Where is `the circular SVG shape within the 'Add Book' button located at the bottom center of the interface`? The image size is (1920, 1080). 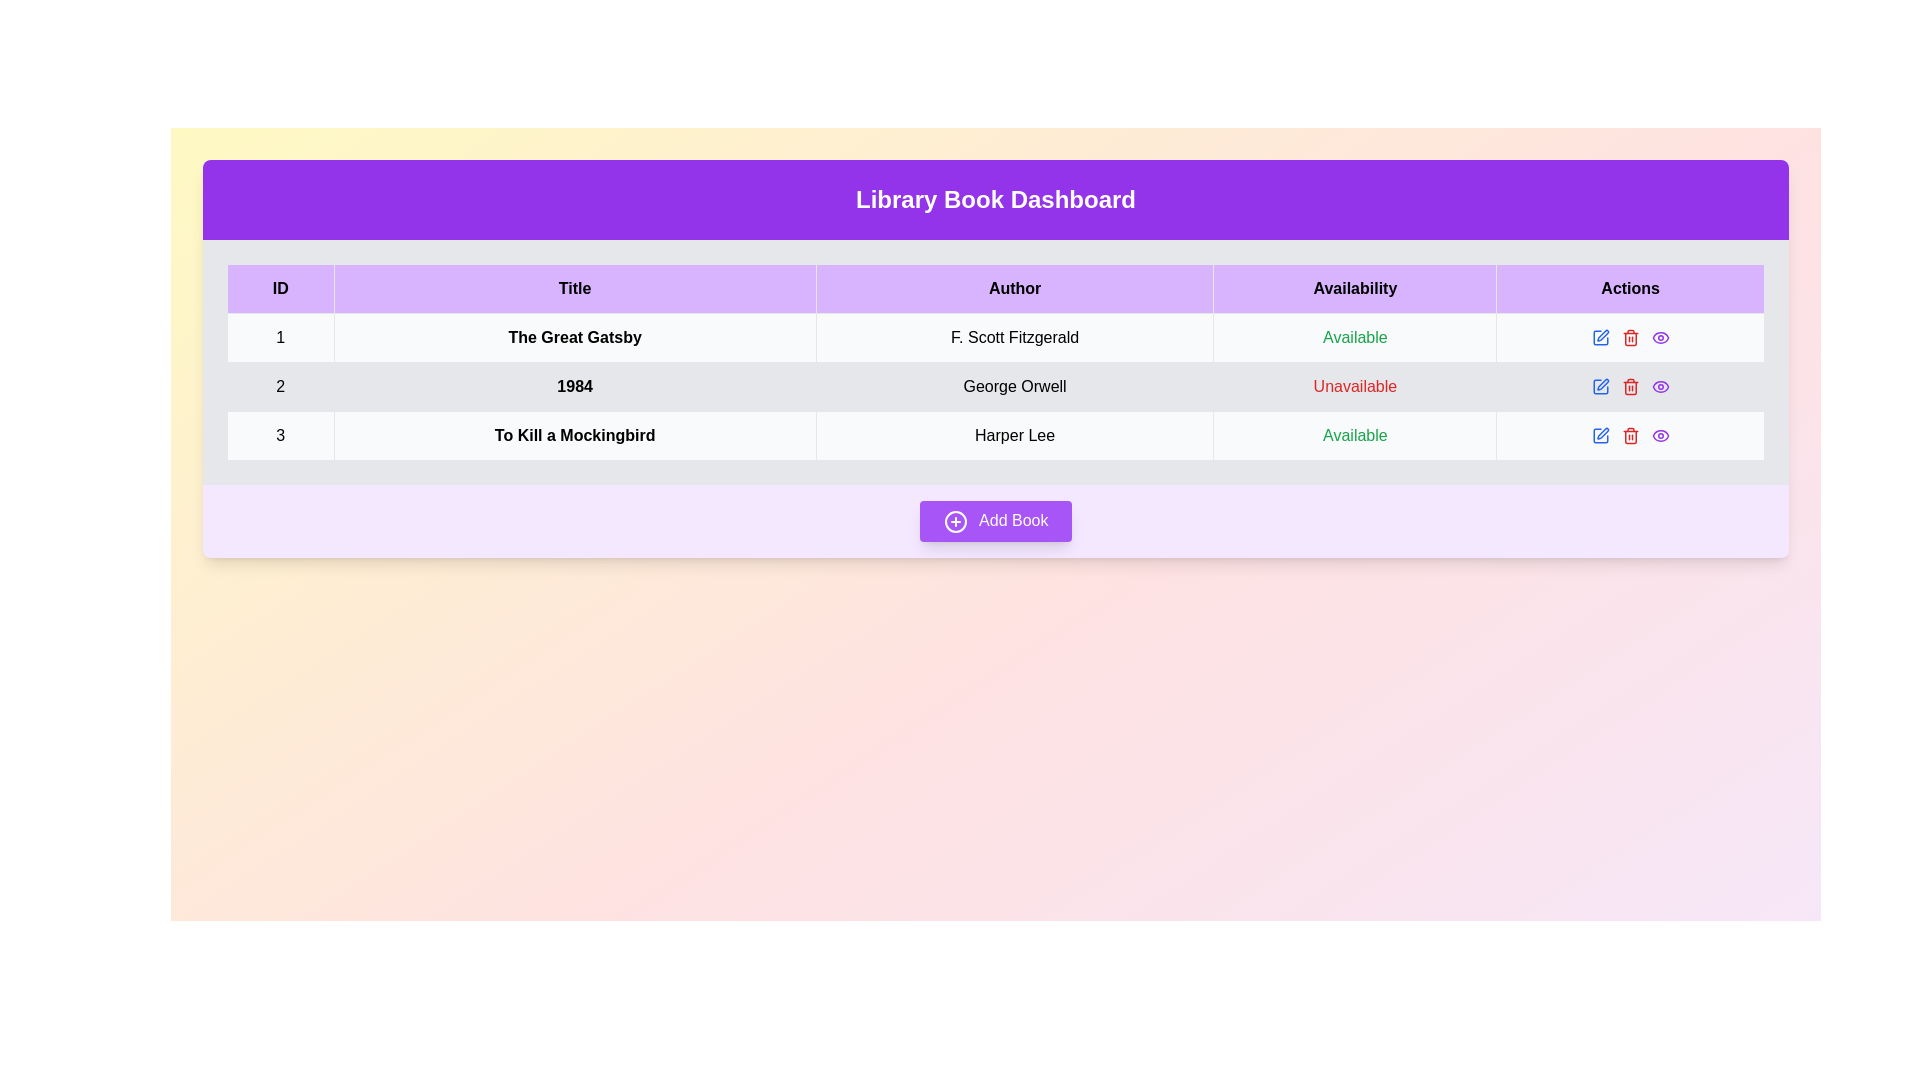 the circular SVG shape within the 'Add Book' button located at the bottom center of the interface is located at coordinates (954, 520).